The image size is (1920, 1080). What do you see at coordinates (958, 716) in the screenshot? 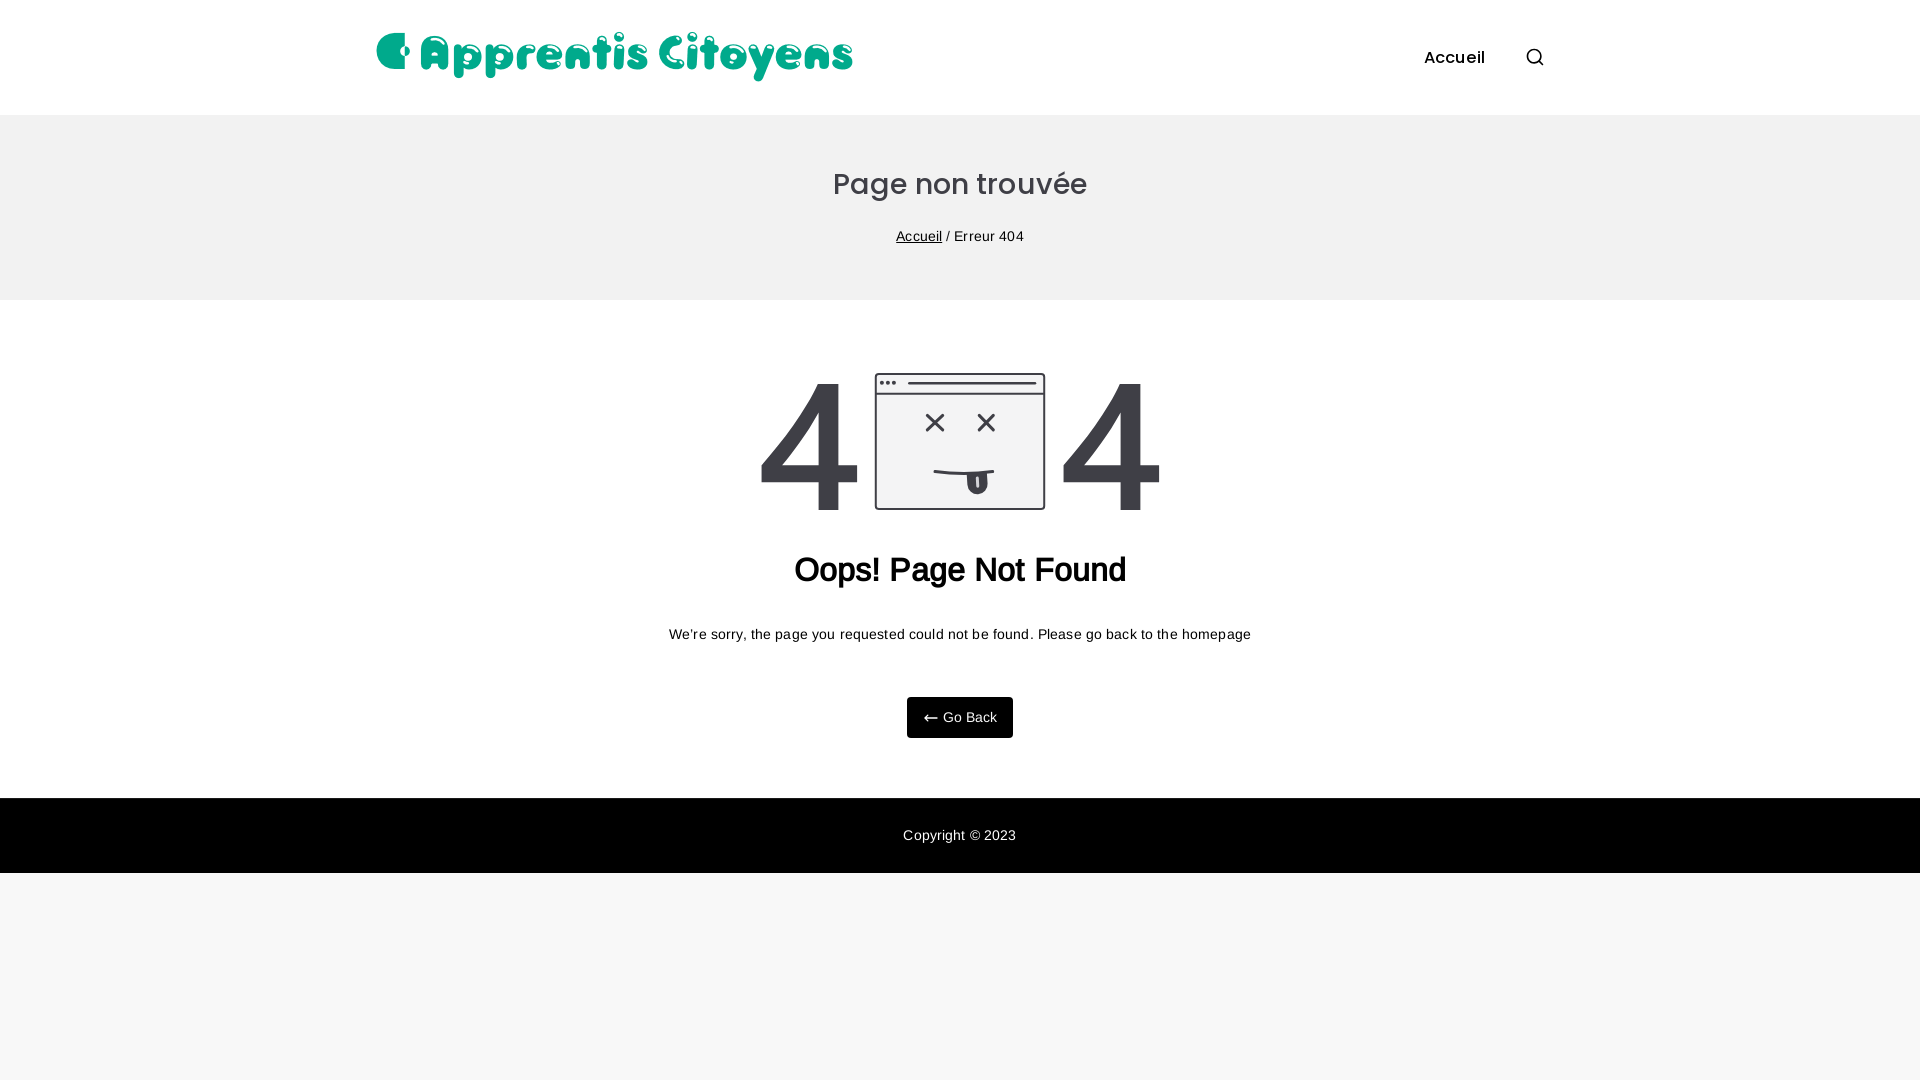
I see `'Go Back'` at bounding box center [958, 716].